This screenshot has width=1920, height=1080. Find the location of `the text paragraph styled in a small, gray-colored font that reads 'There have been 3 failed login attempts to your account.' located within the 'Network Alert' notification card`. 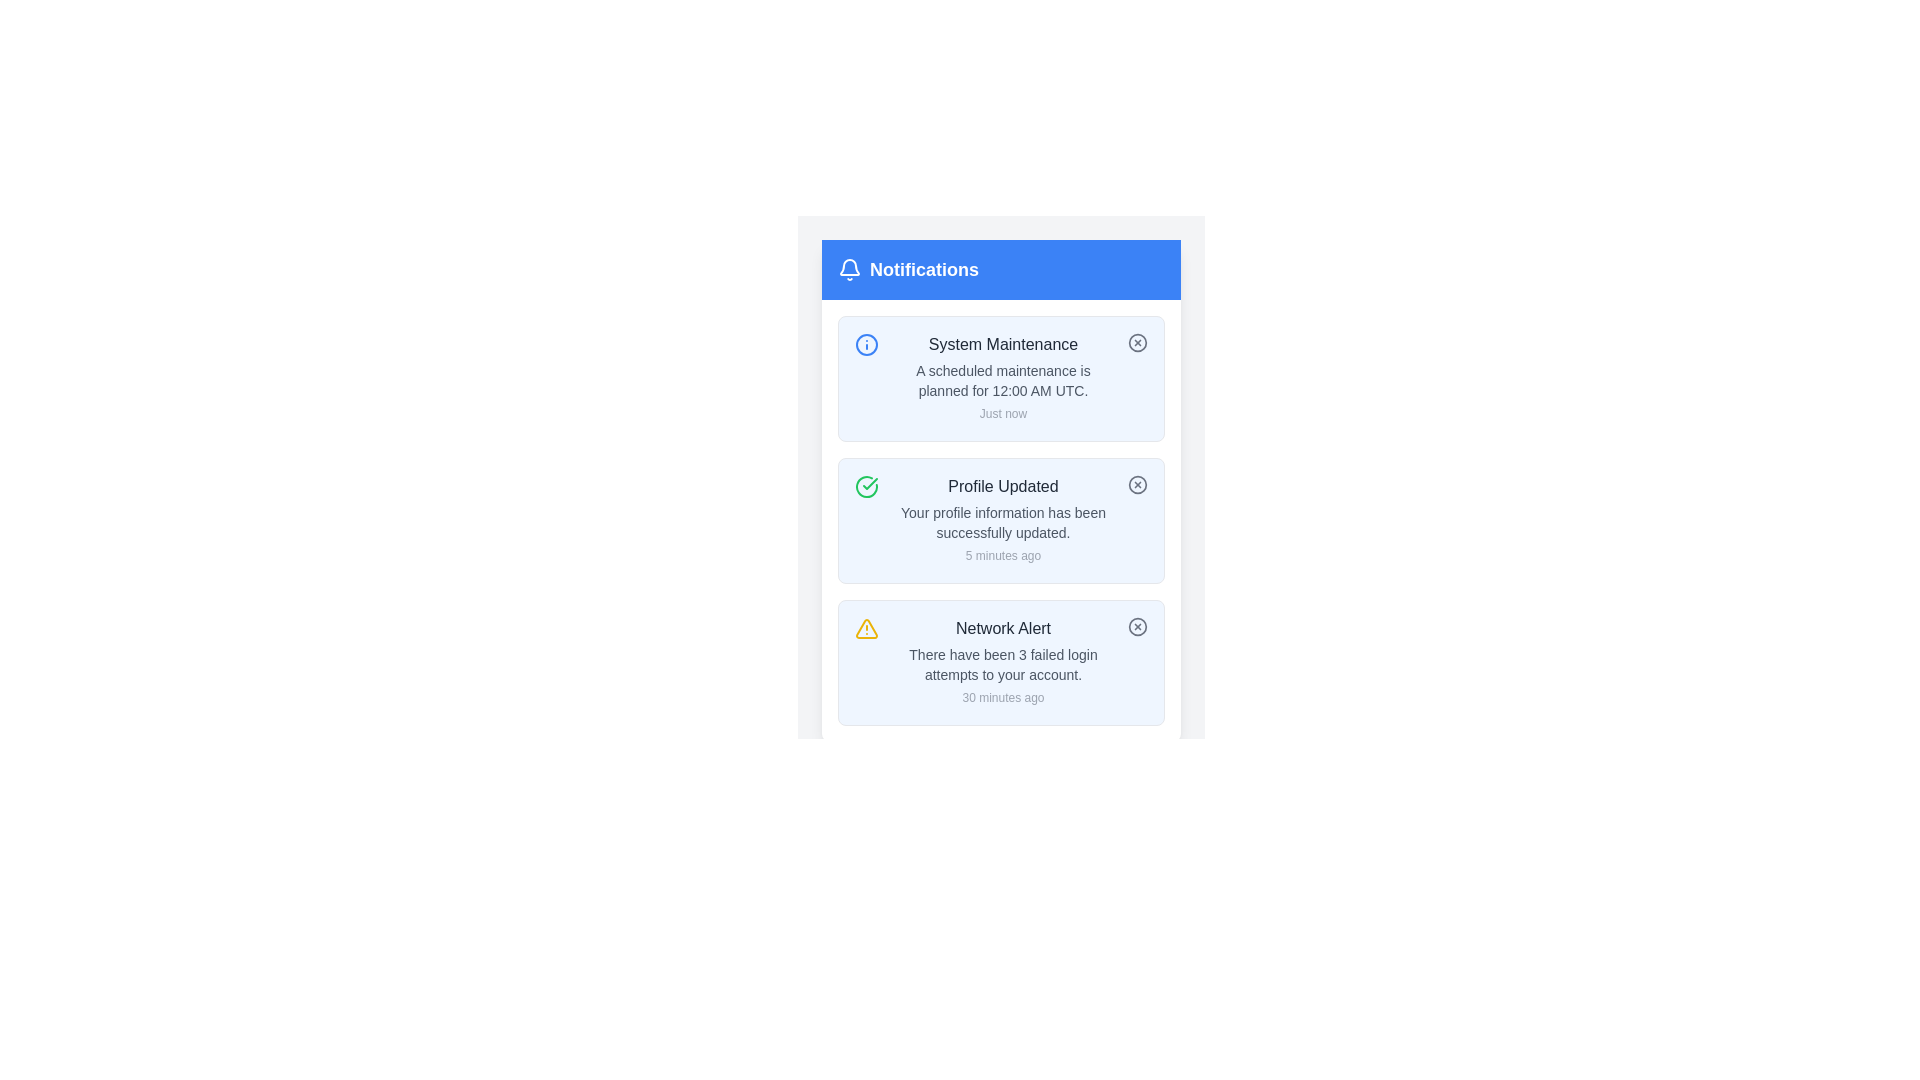

the text paragraph styled in a small, gray-colored font that reads 'There have been 3 failed login attempts to your account.' located within the 'Network Alert' notification card is located at coordinates (1003, 664).